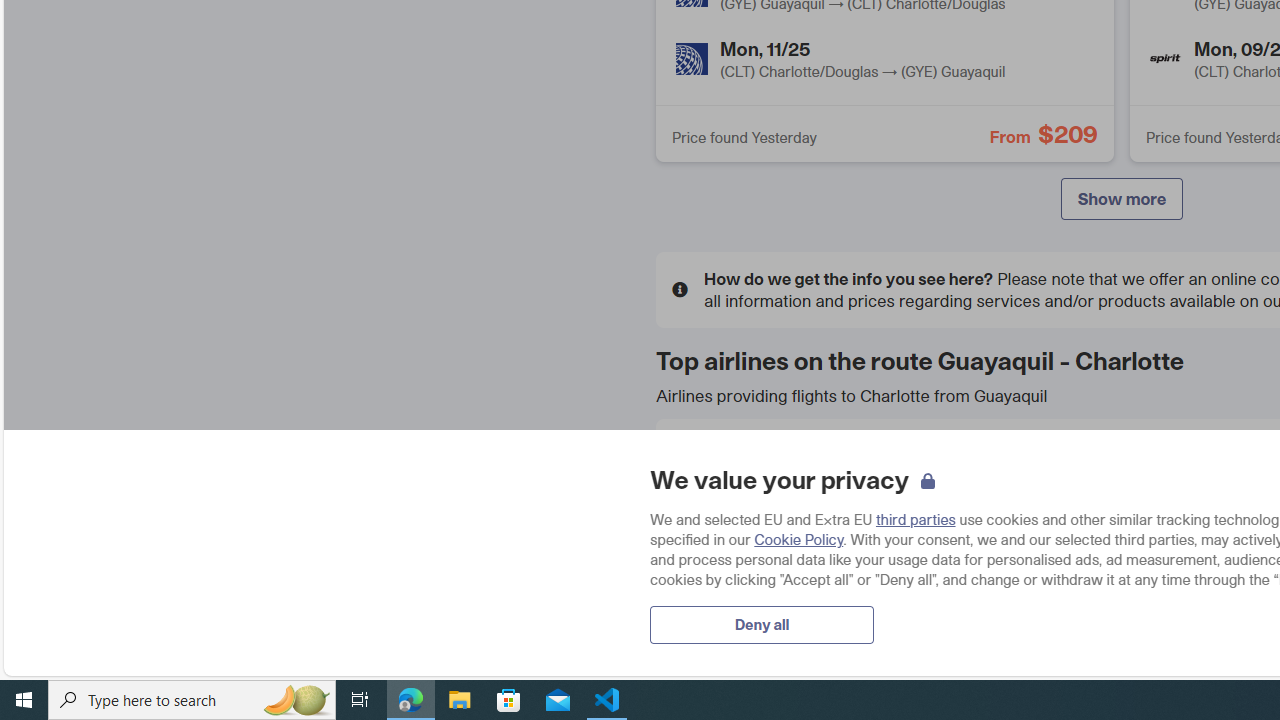 The image size is (1280, 720). What do you see at coordinates (797, 538) in the screenshot?
I see `'Cookie Policy'` at bounding box center [797, 538].